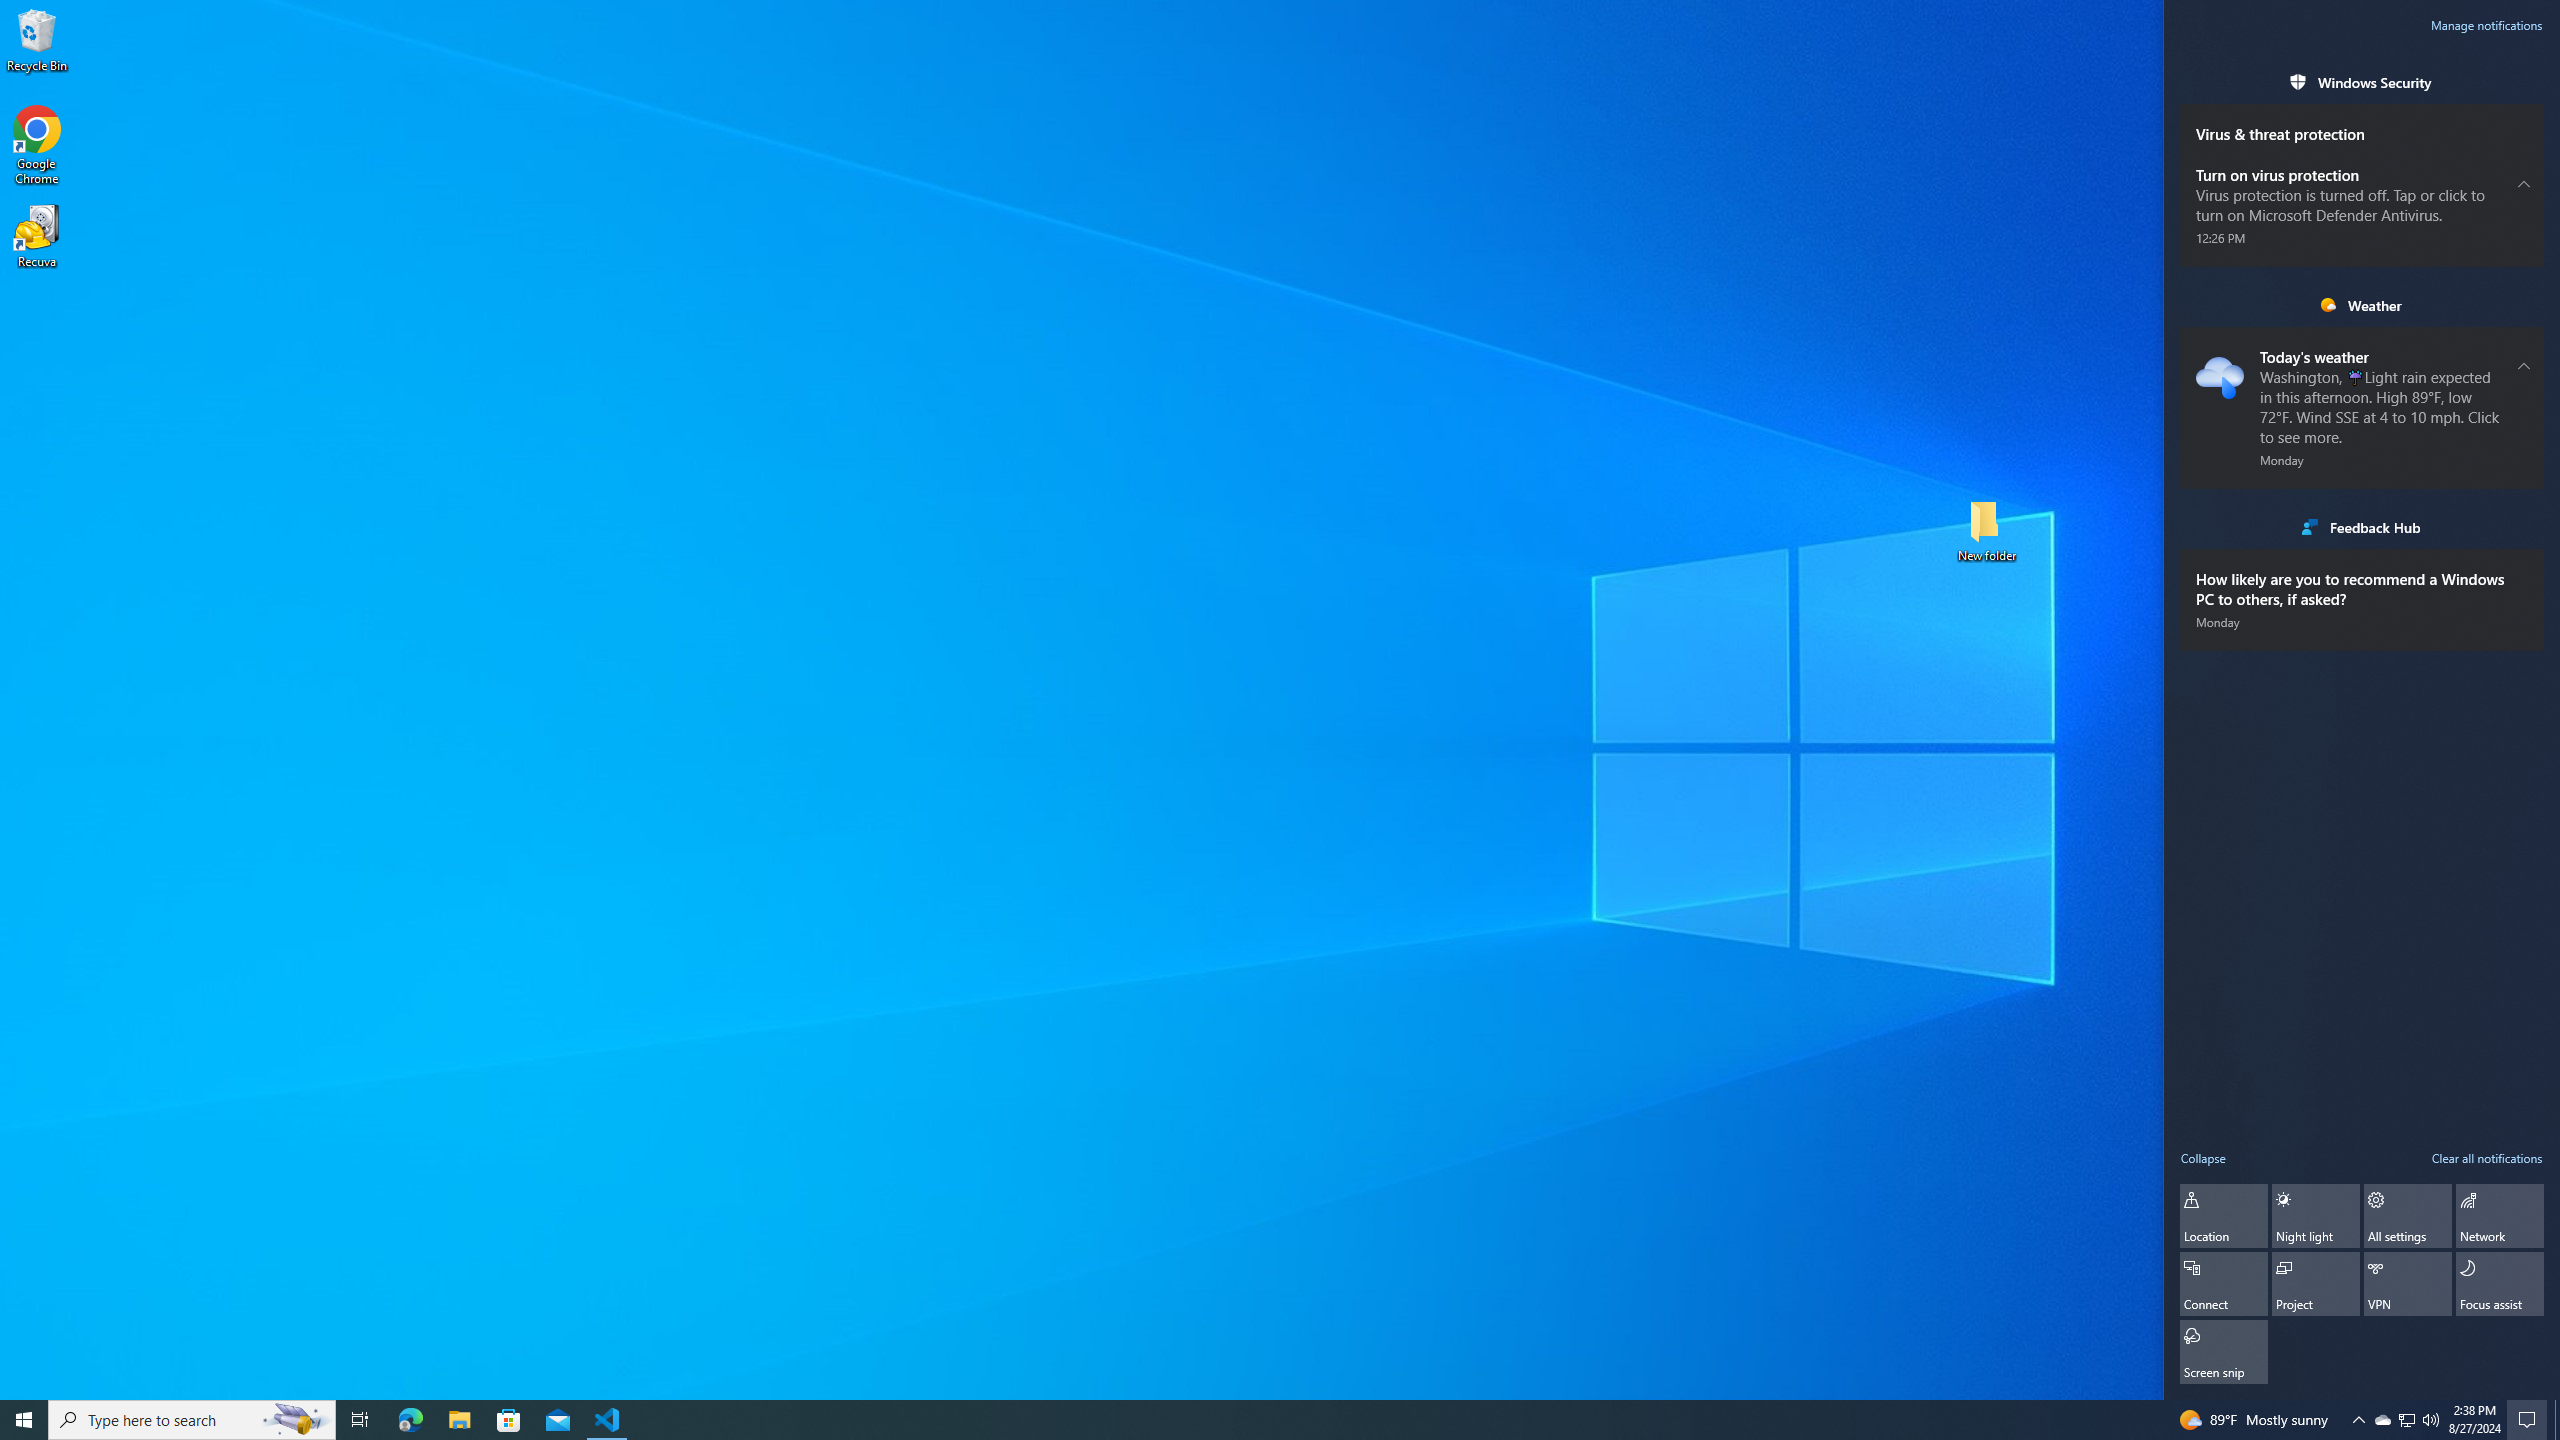 The image size is (2560, 1440). Describe the element at coordinates (2223, 1215) in the screenshot. I see `'Location'` at that location.